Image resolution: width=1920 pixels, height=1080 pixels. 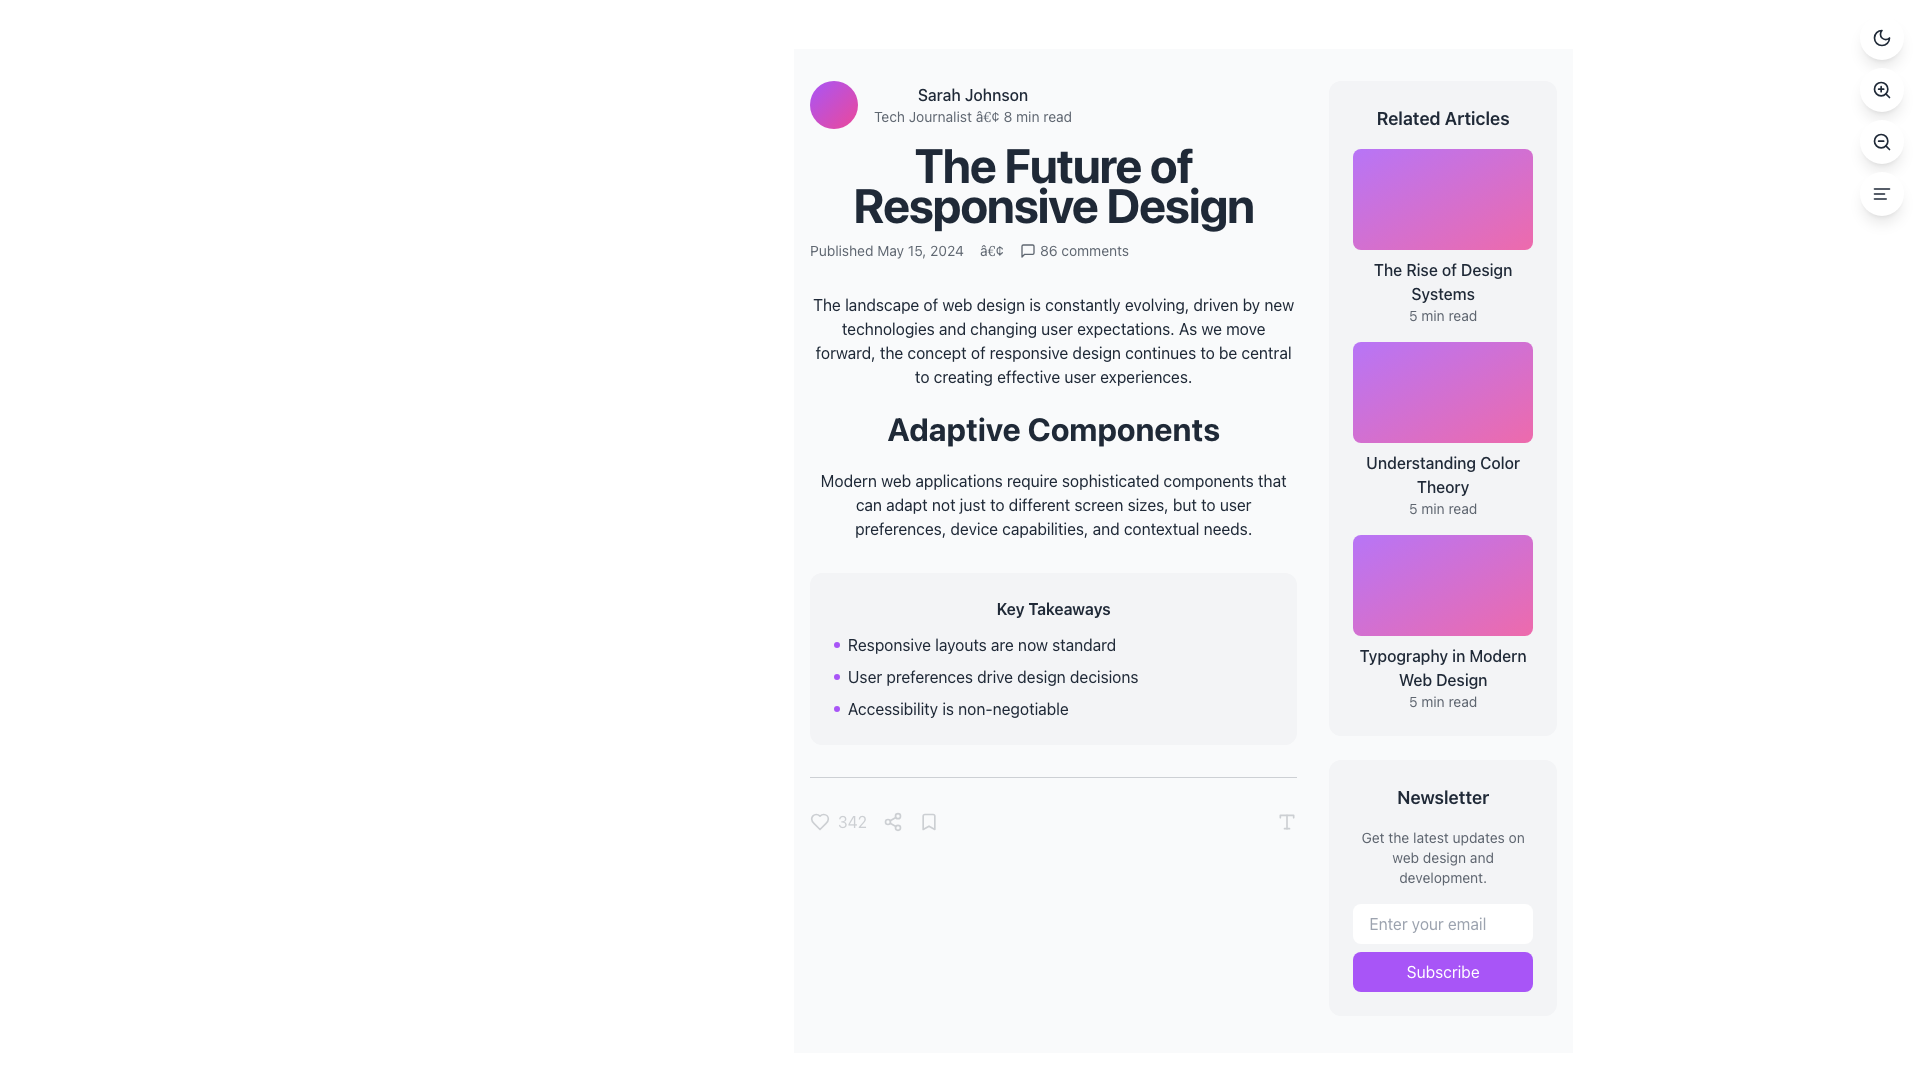 What do you see at coordinates (1443, 392) in the screenshot?
I see `the Image Placeholder for the 'Understanding Color Theory' article in the 'Related Articles' section` at bounding box center [1443, 392].